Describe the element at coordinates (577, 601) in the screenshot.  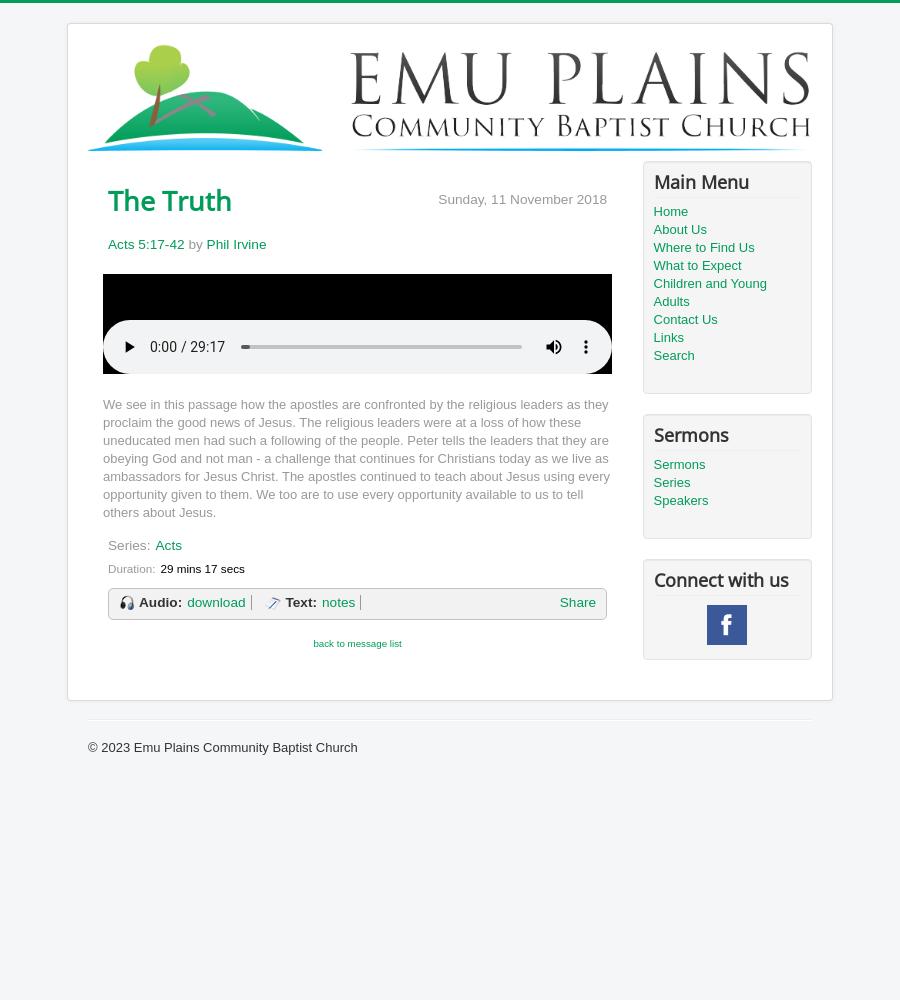
I see `'Share'` at that location.